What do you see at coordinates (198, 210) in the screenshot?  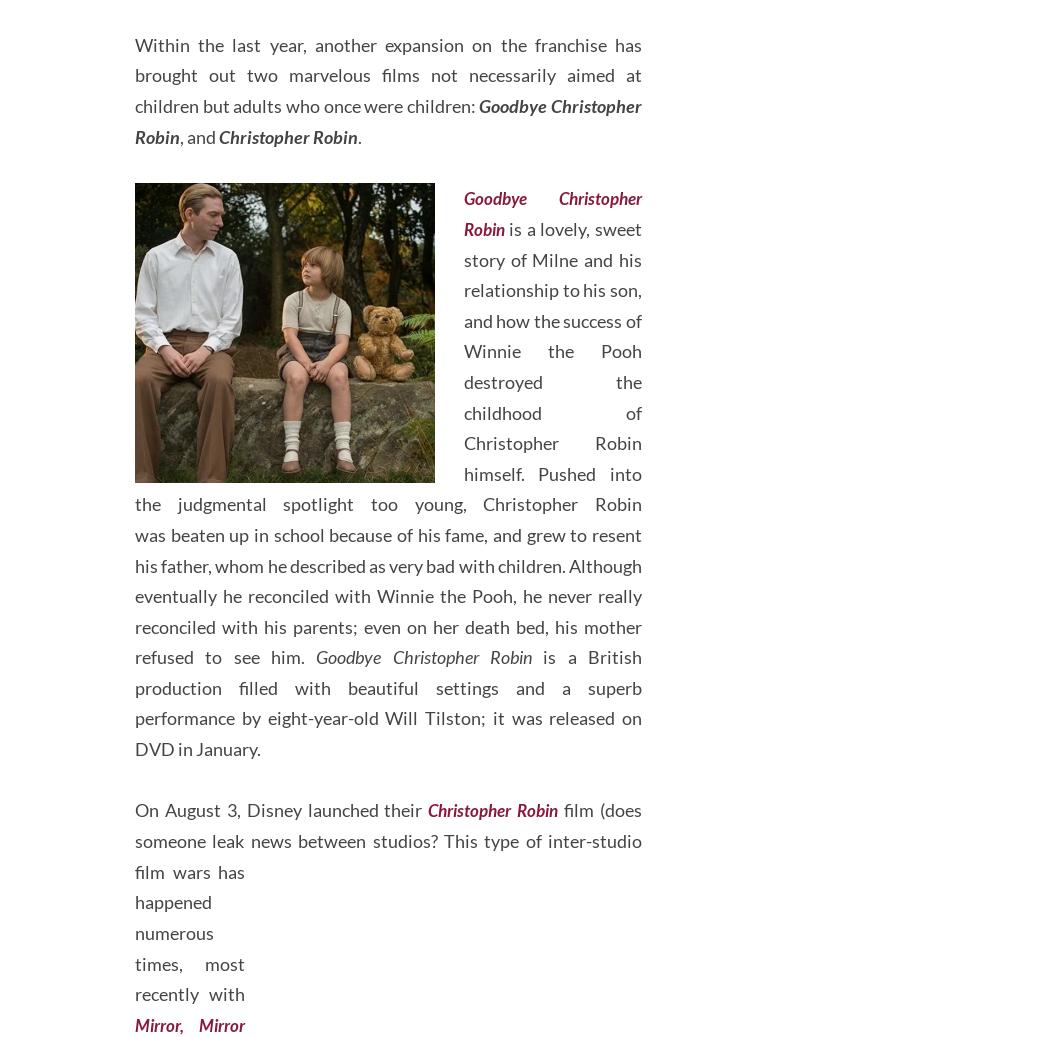 I see `', and'` at bounding box center [198, 210].